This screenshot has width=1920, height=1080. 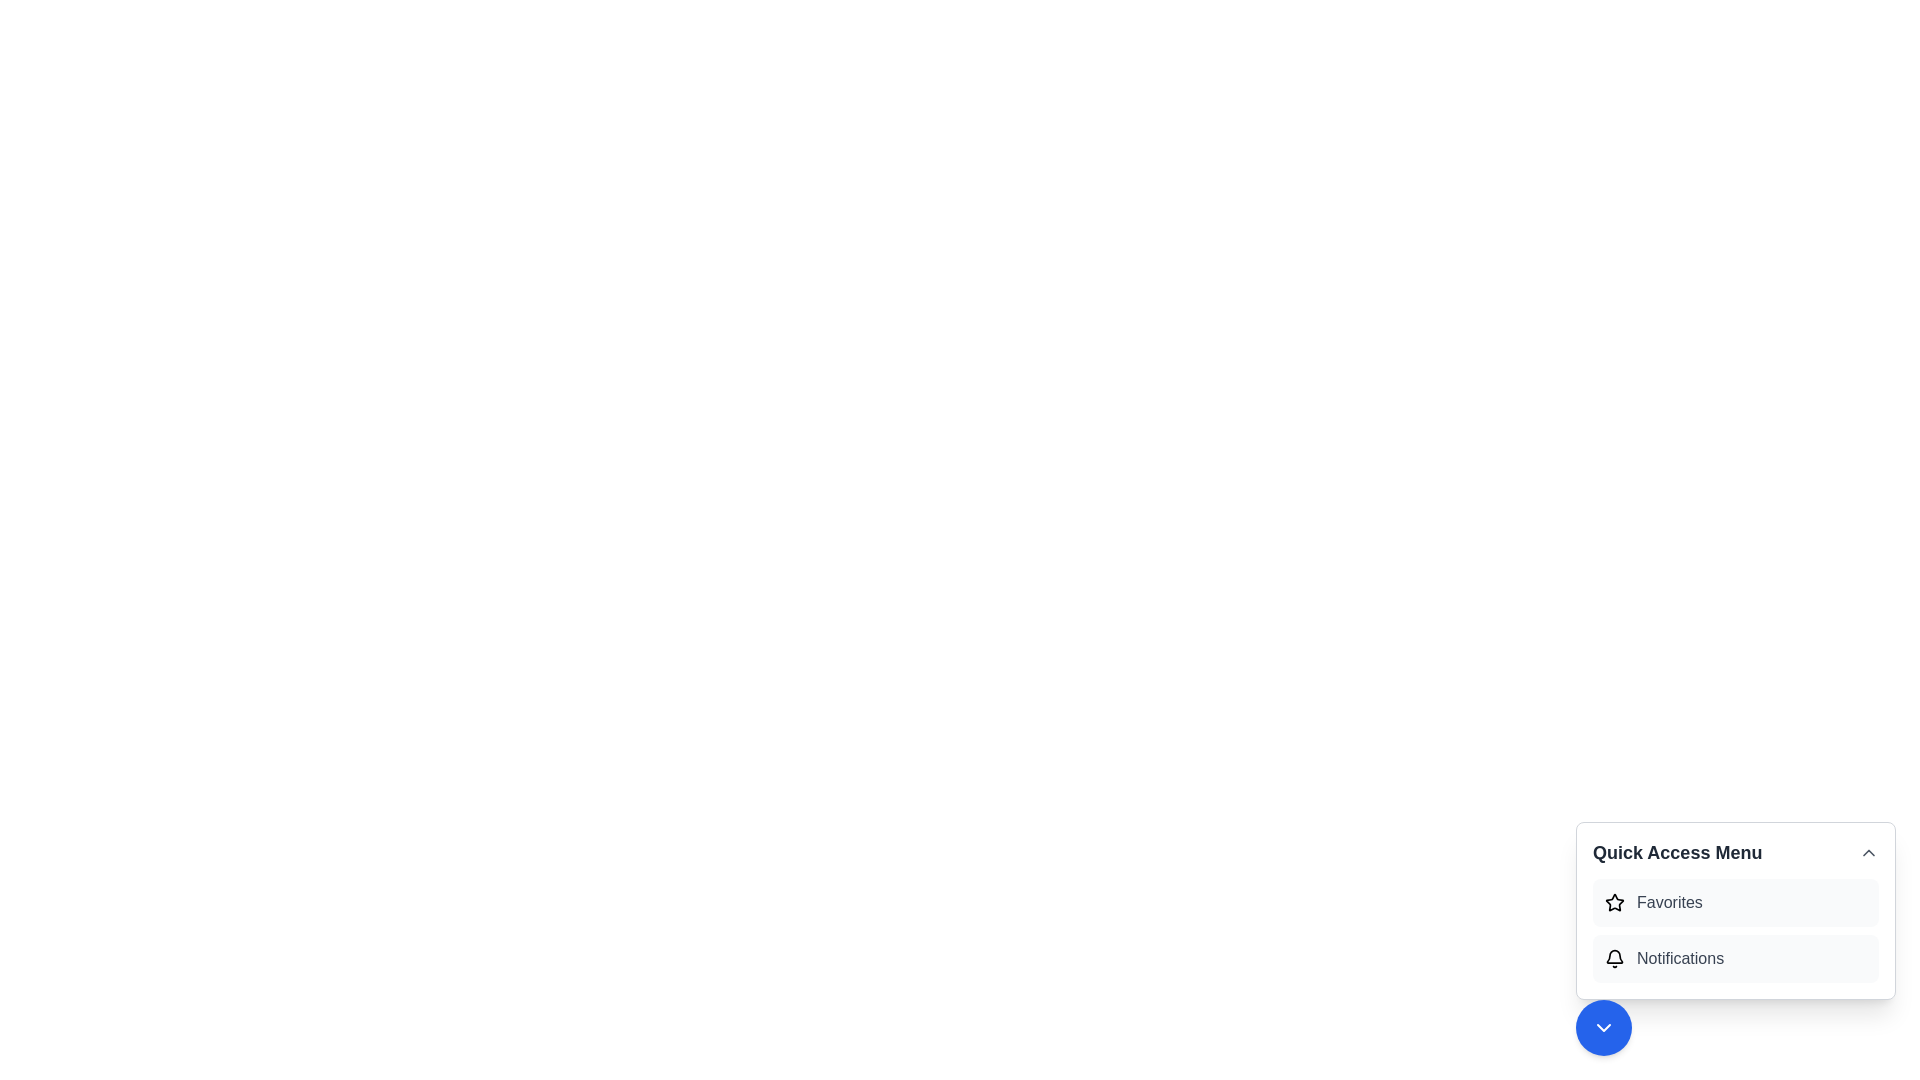 I want to click on the 'Favorites' icon in the 'Quick Access Menu' section, which is located to the left of the text content 'Favorites', so click(x=1614, y=902).